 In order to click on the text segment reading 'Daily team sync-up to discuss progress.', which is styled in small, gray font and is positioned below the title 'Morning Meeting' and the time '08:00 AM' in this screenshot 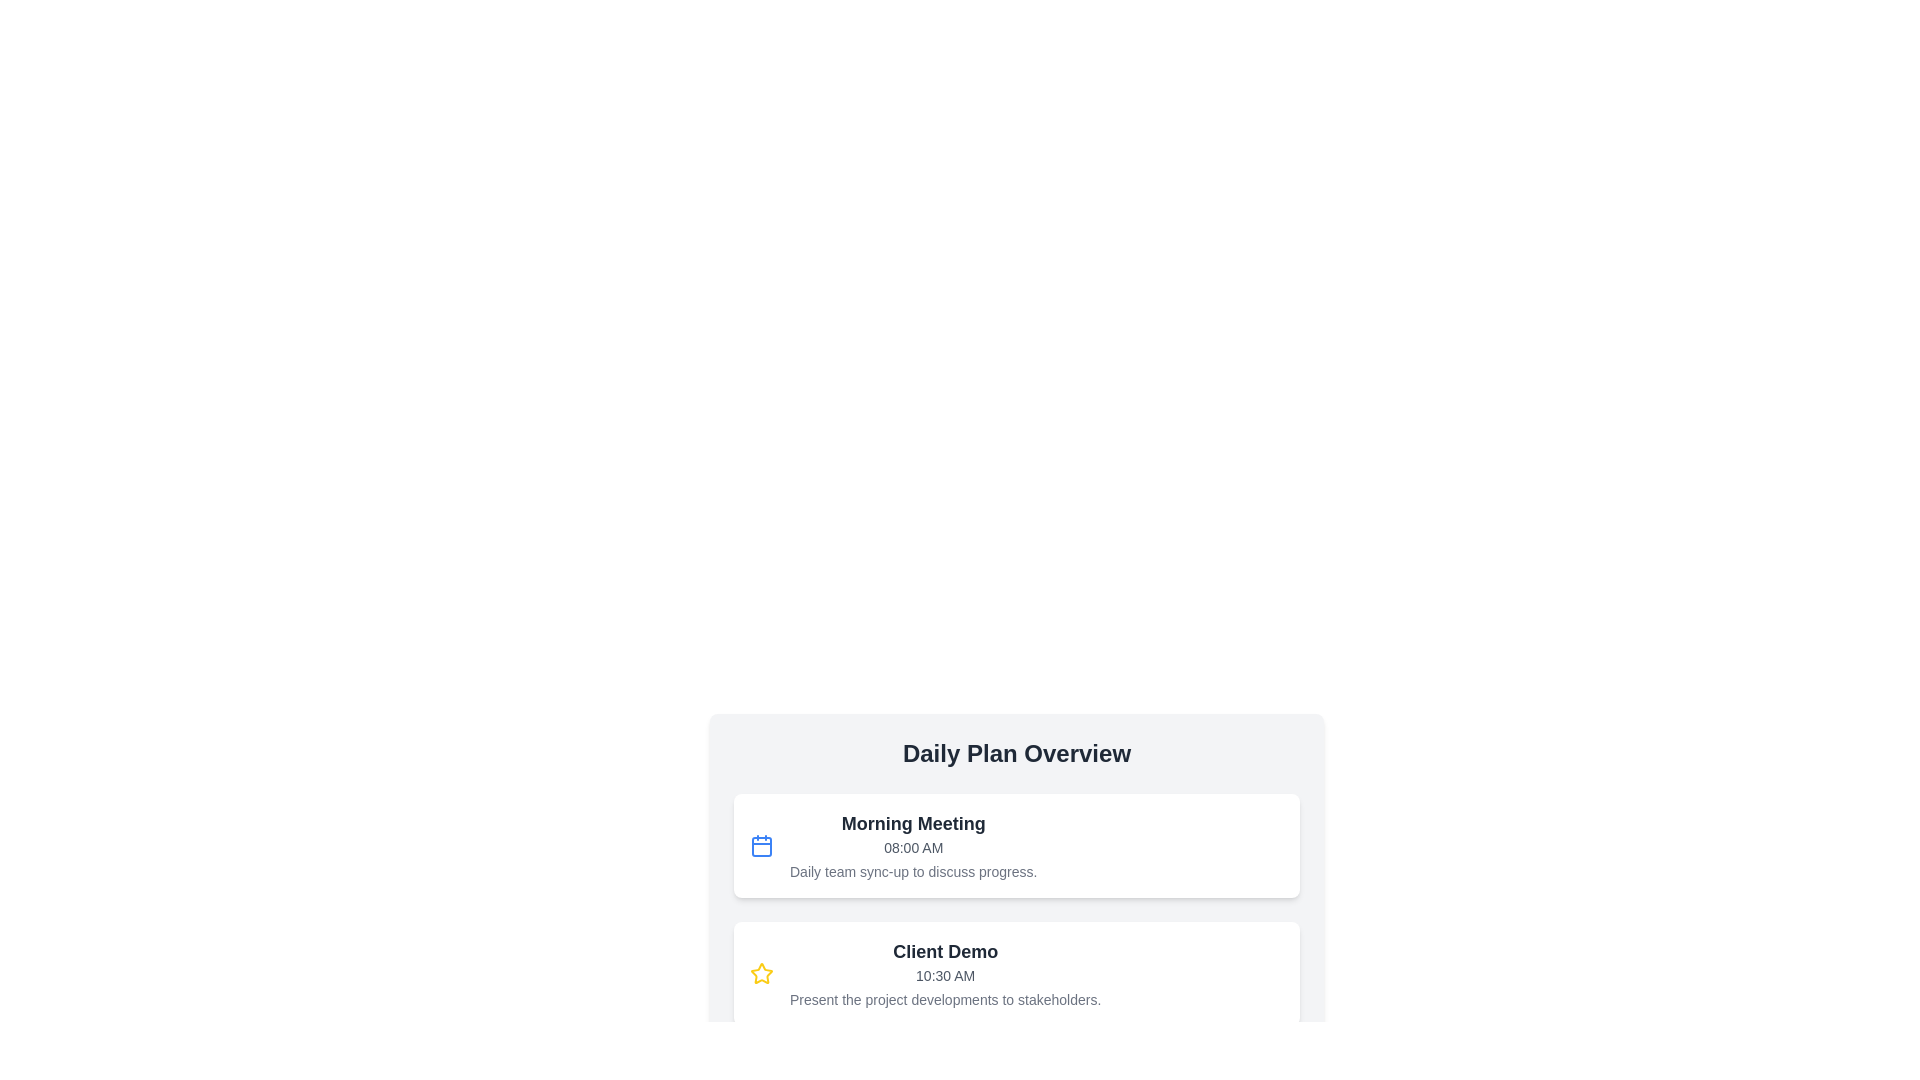, I will do `click(912, 870)`.